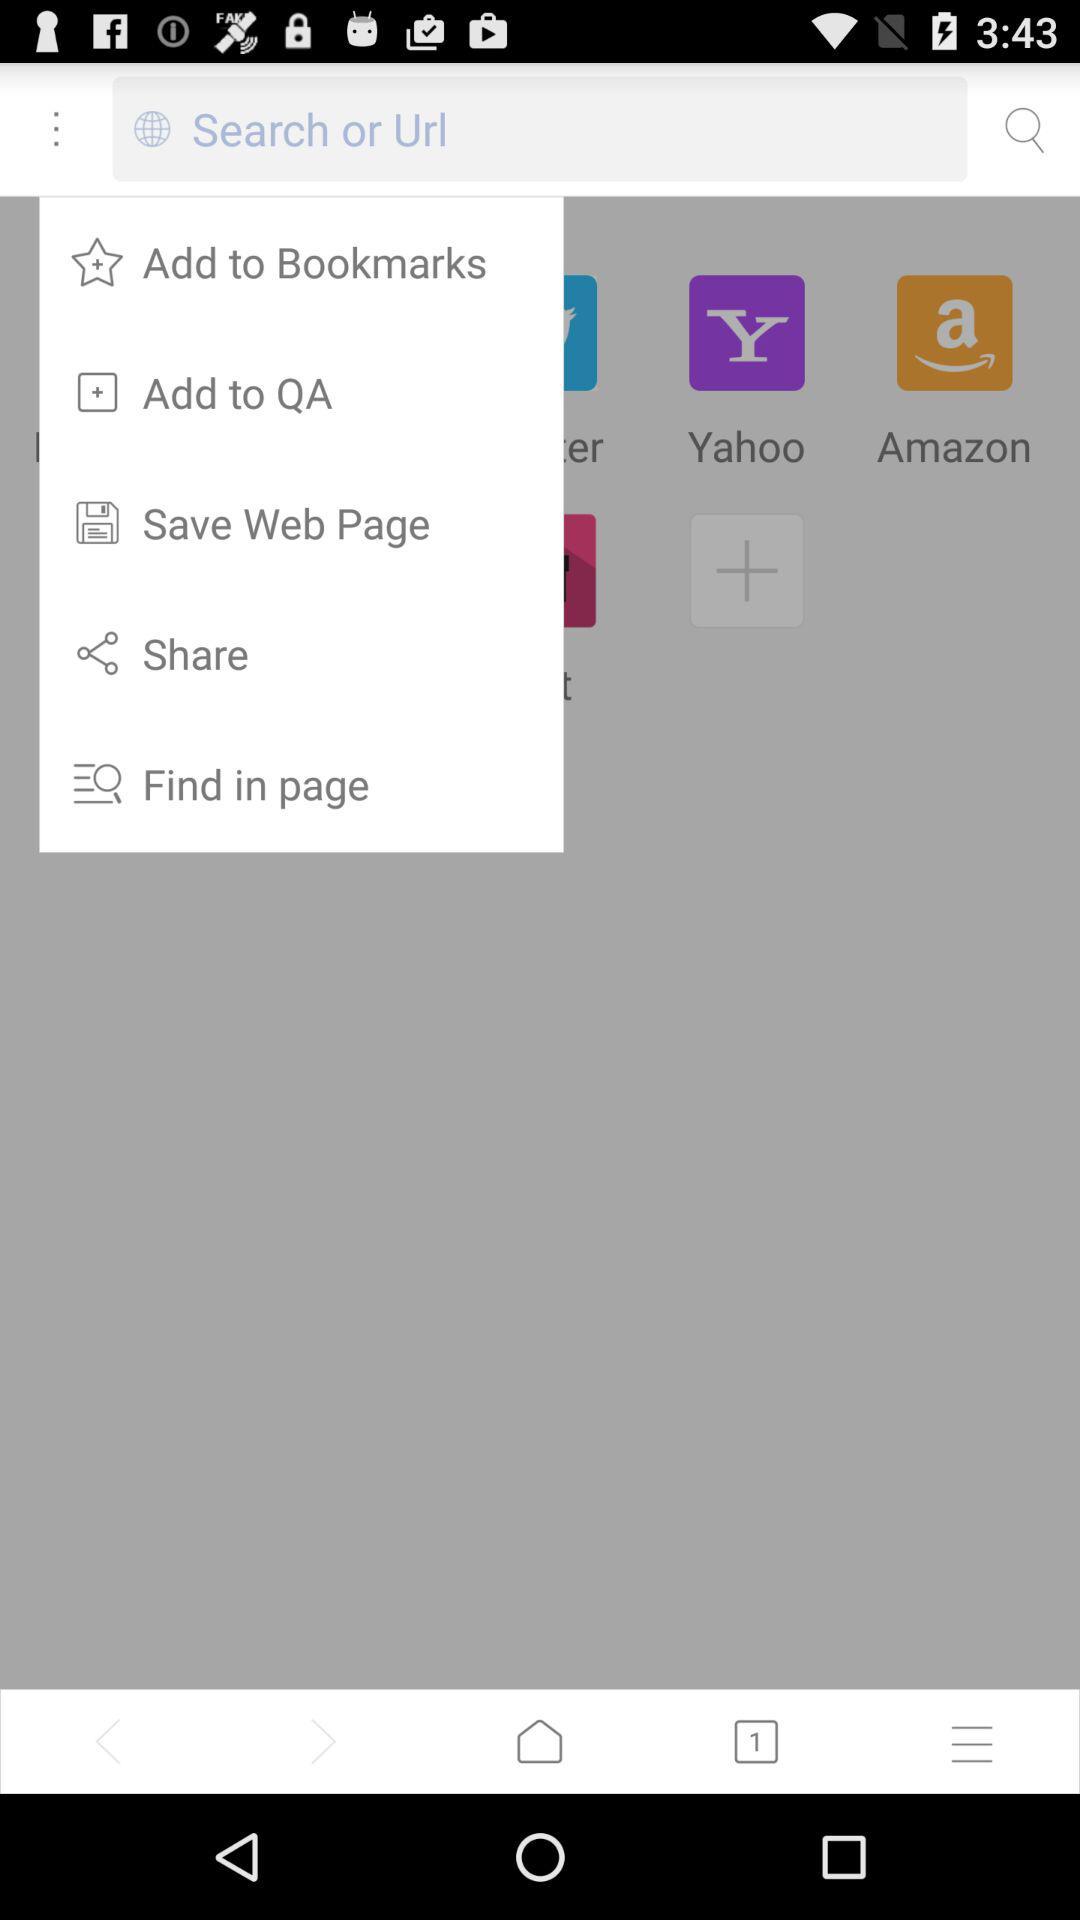  Describe the element at coordinates (151, 137) in the screenshot. I see `the globe icon` at that location.